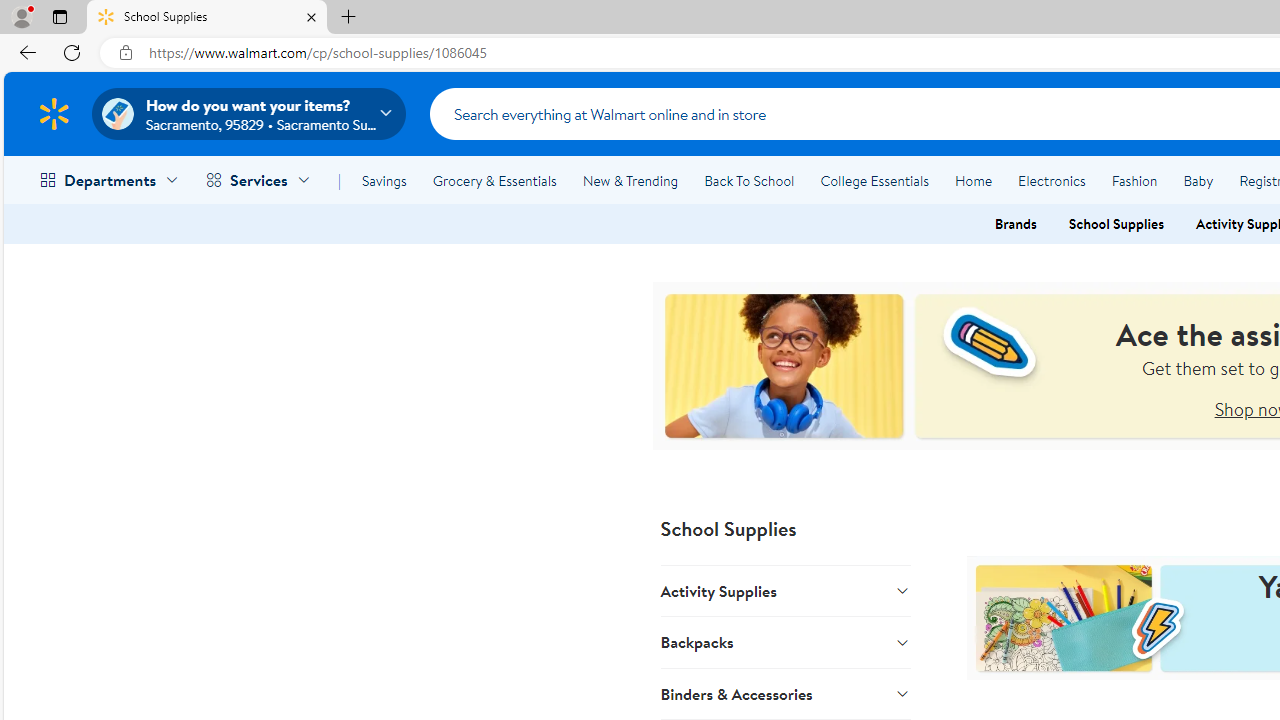  Describe the element at coordinates (384, 181) in the screenshot. I see `'Savings'` at that location.